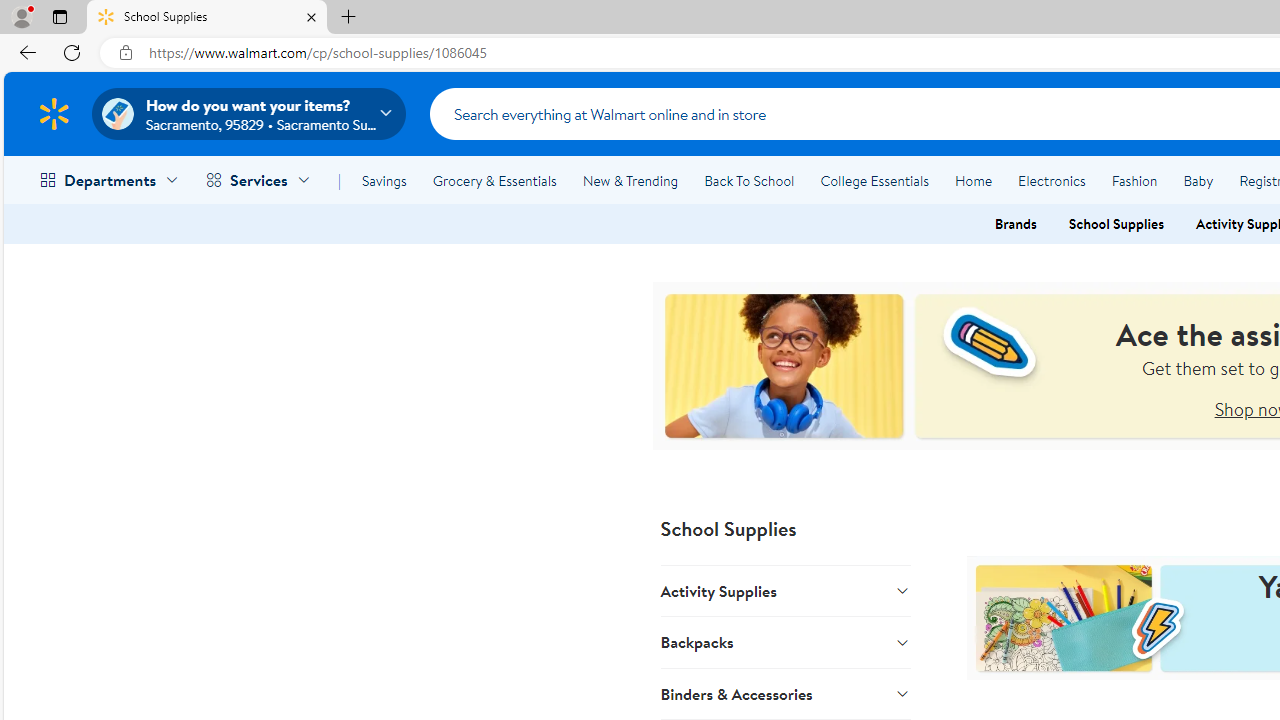  Describe the element at coordinates (384, 181) in the screenshot. I see `'Savings'` at that location.